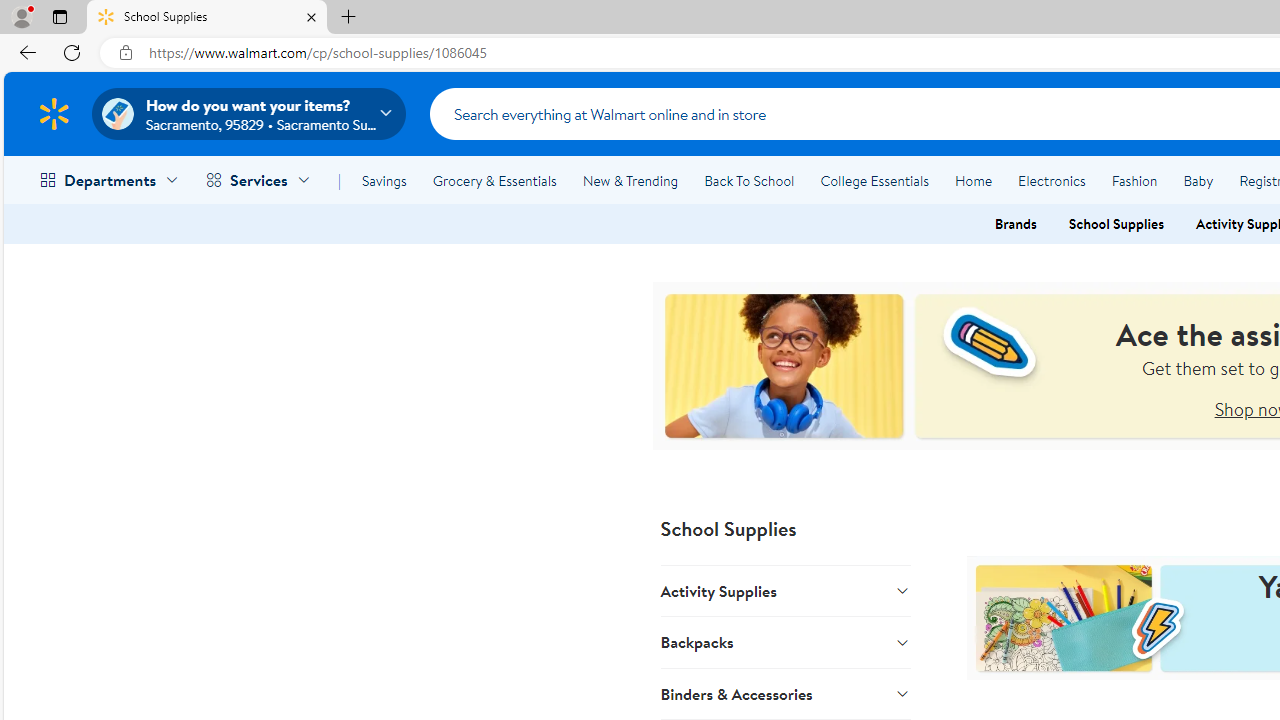  Describe the element at coordinates (384, 181) in the screenshot. I see `'Savings'` at that location.